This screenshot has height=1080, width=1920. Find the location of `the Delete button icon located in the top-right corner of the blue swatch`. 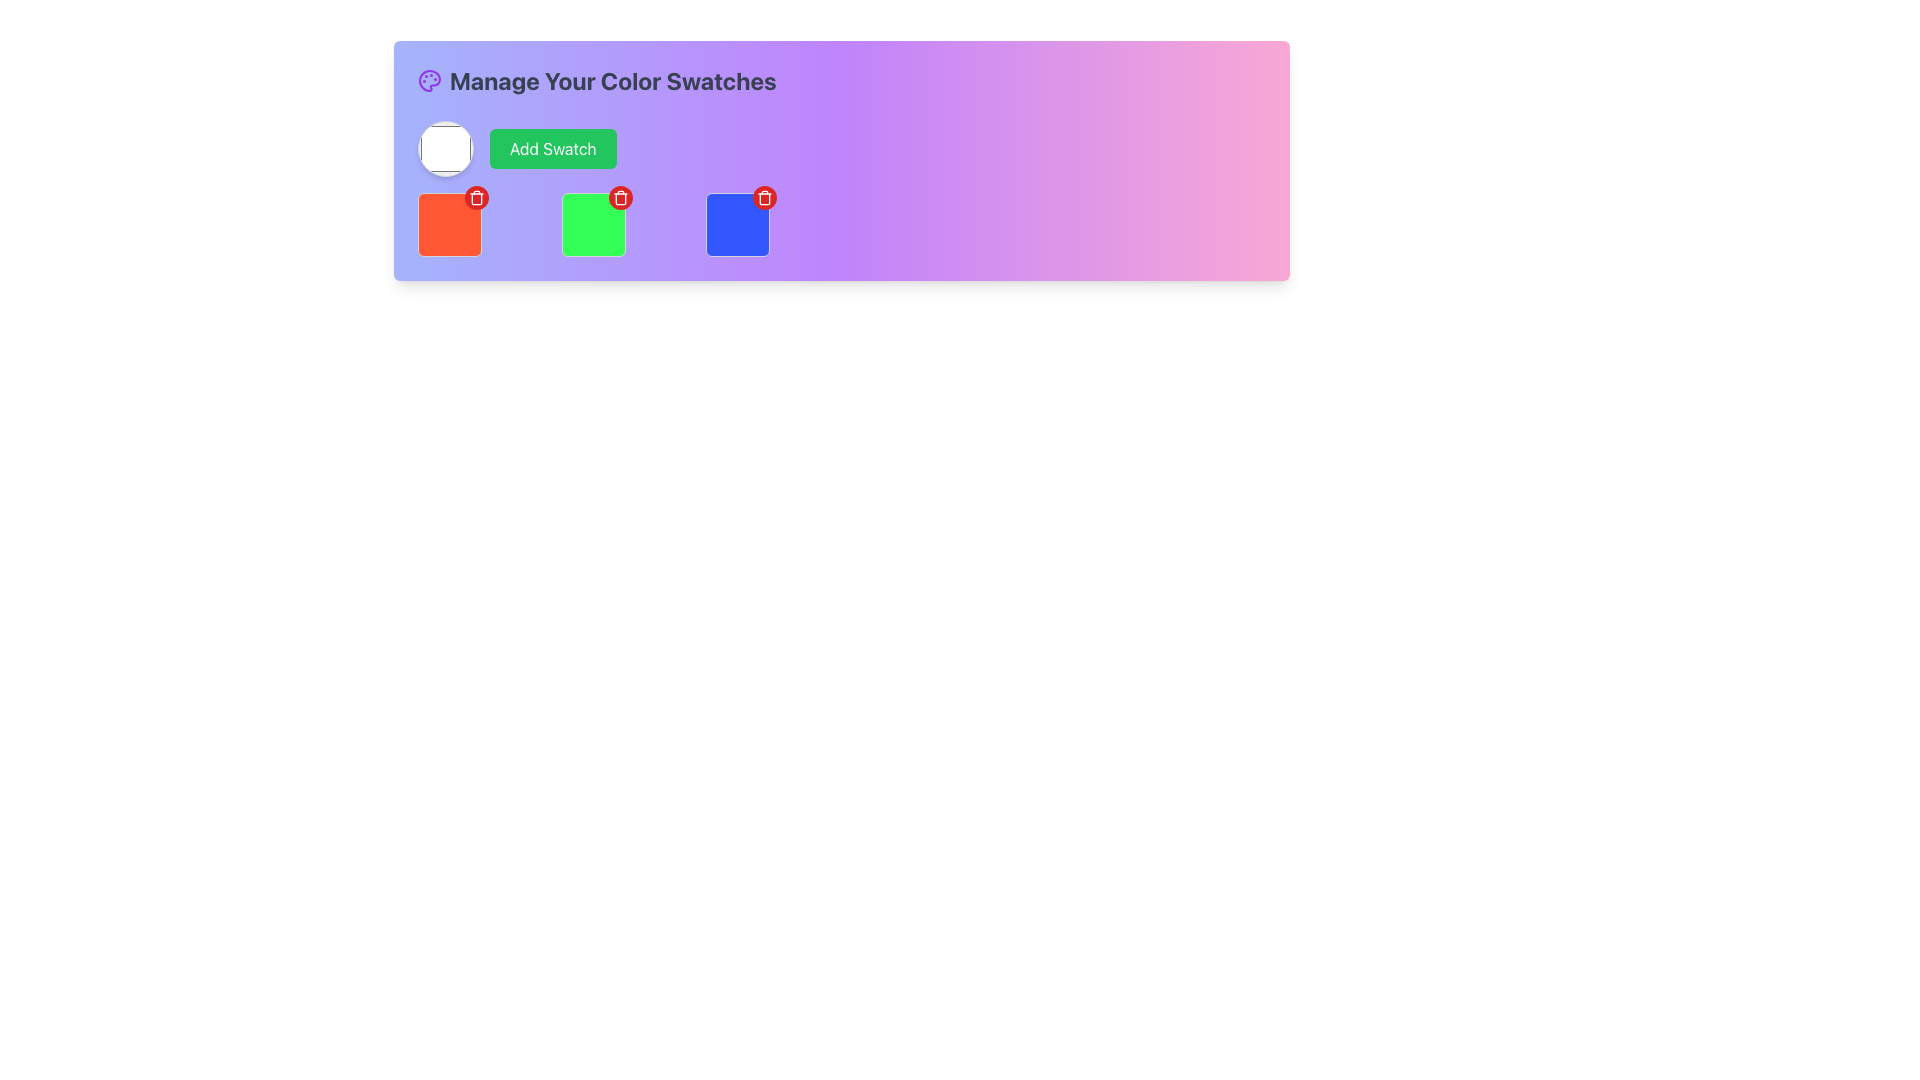

the Delete button icon located in the top-right corner of the blue swatch is located at coordinates (763, 197).